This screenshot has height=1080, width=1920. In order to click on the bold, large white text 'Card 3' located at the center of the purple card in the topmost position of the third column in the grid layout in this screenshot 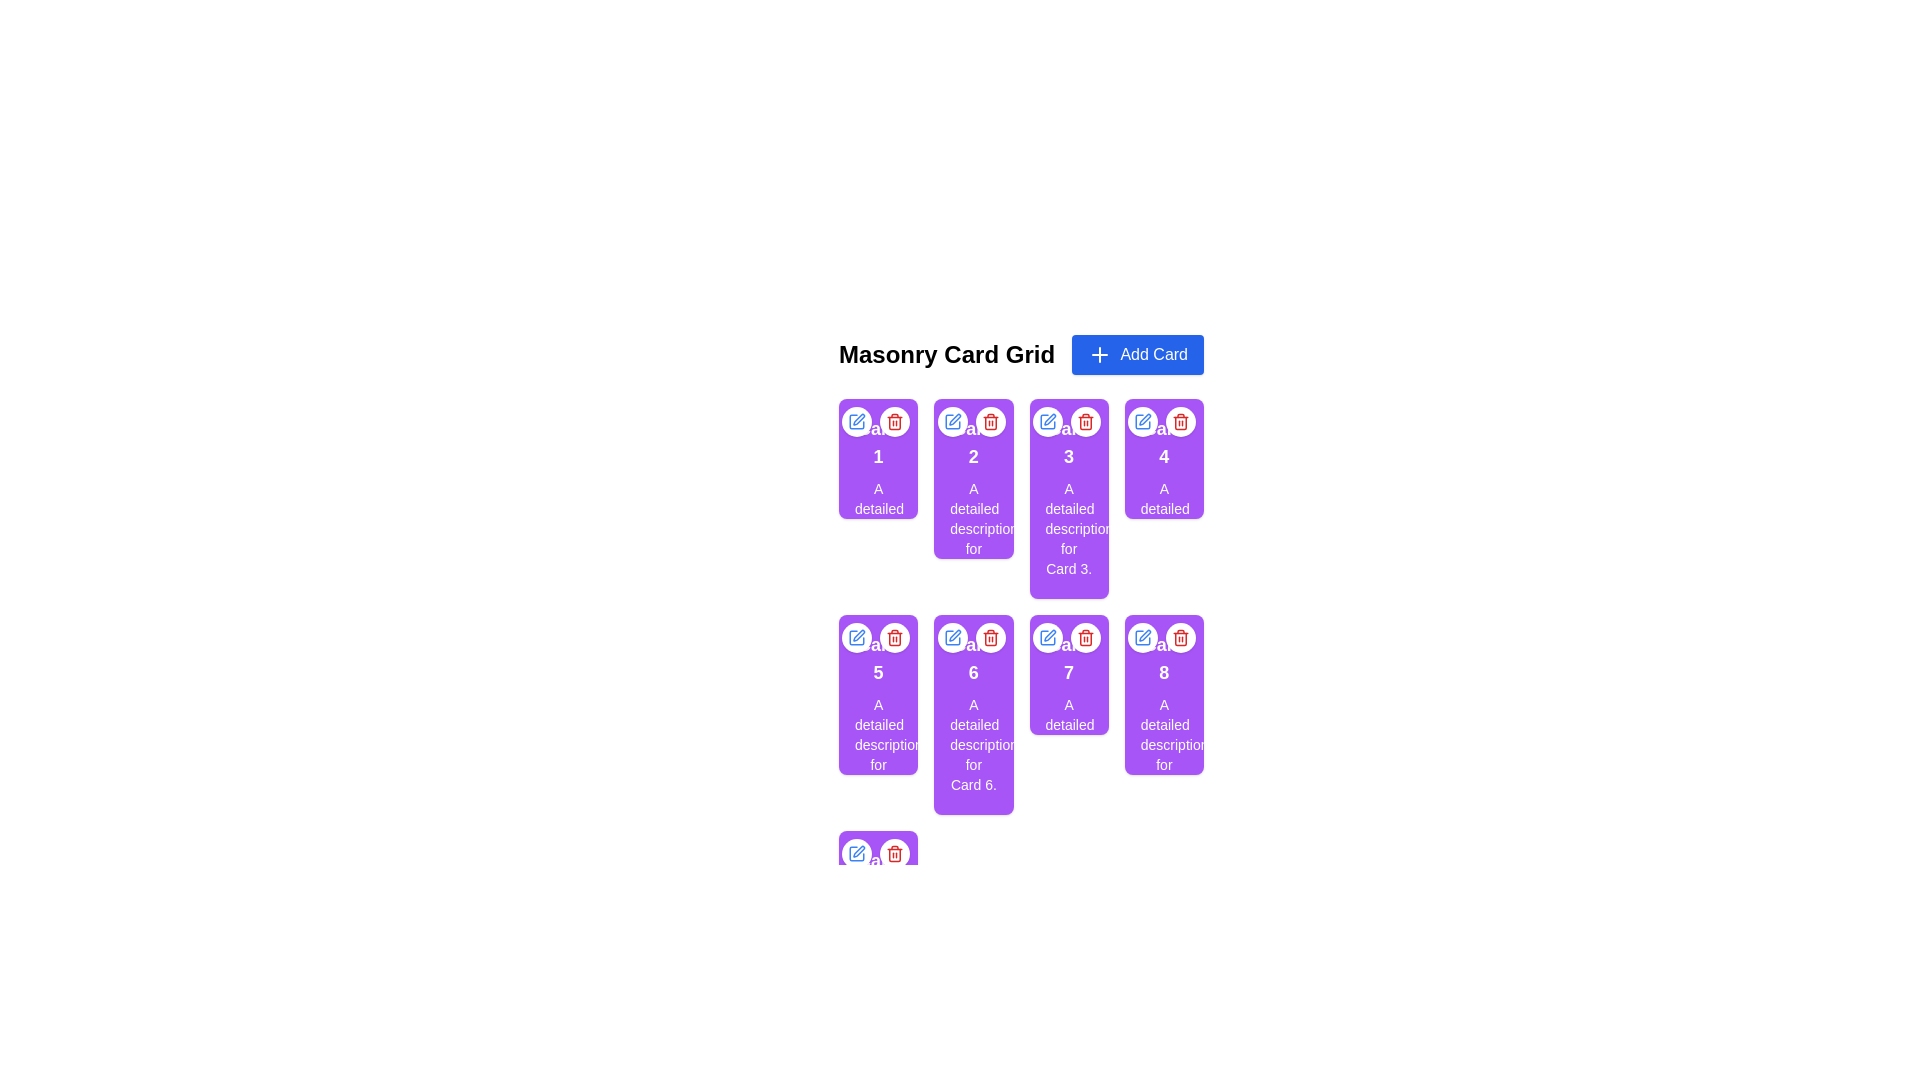, I will do `click(1068, 442)`.